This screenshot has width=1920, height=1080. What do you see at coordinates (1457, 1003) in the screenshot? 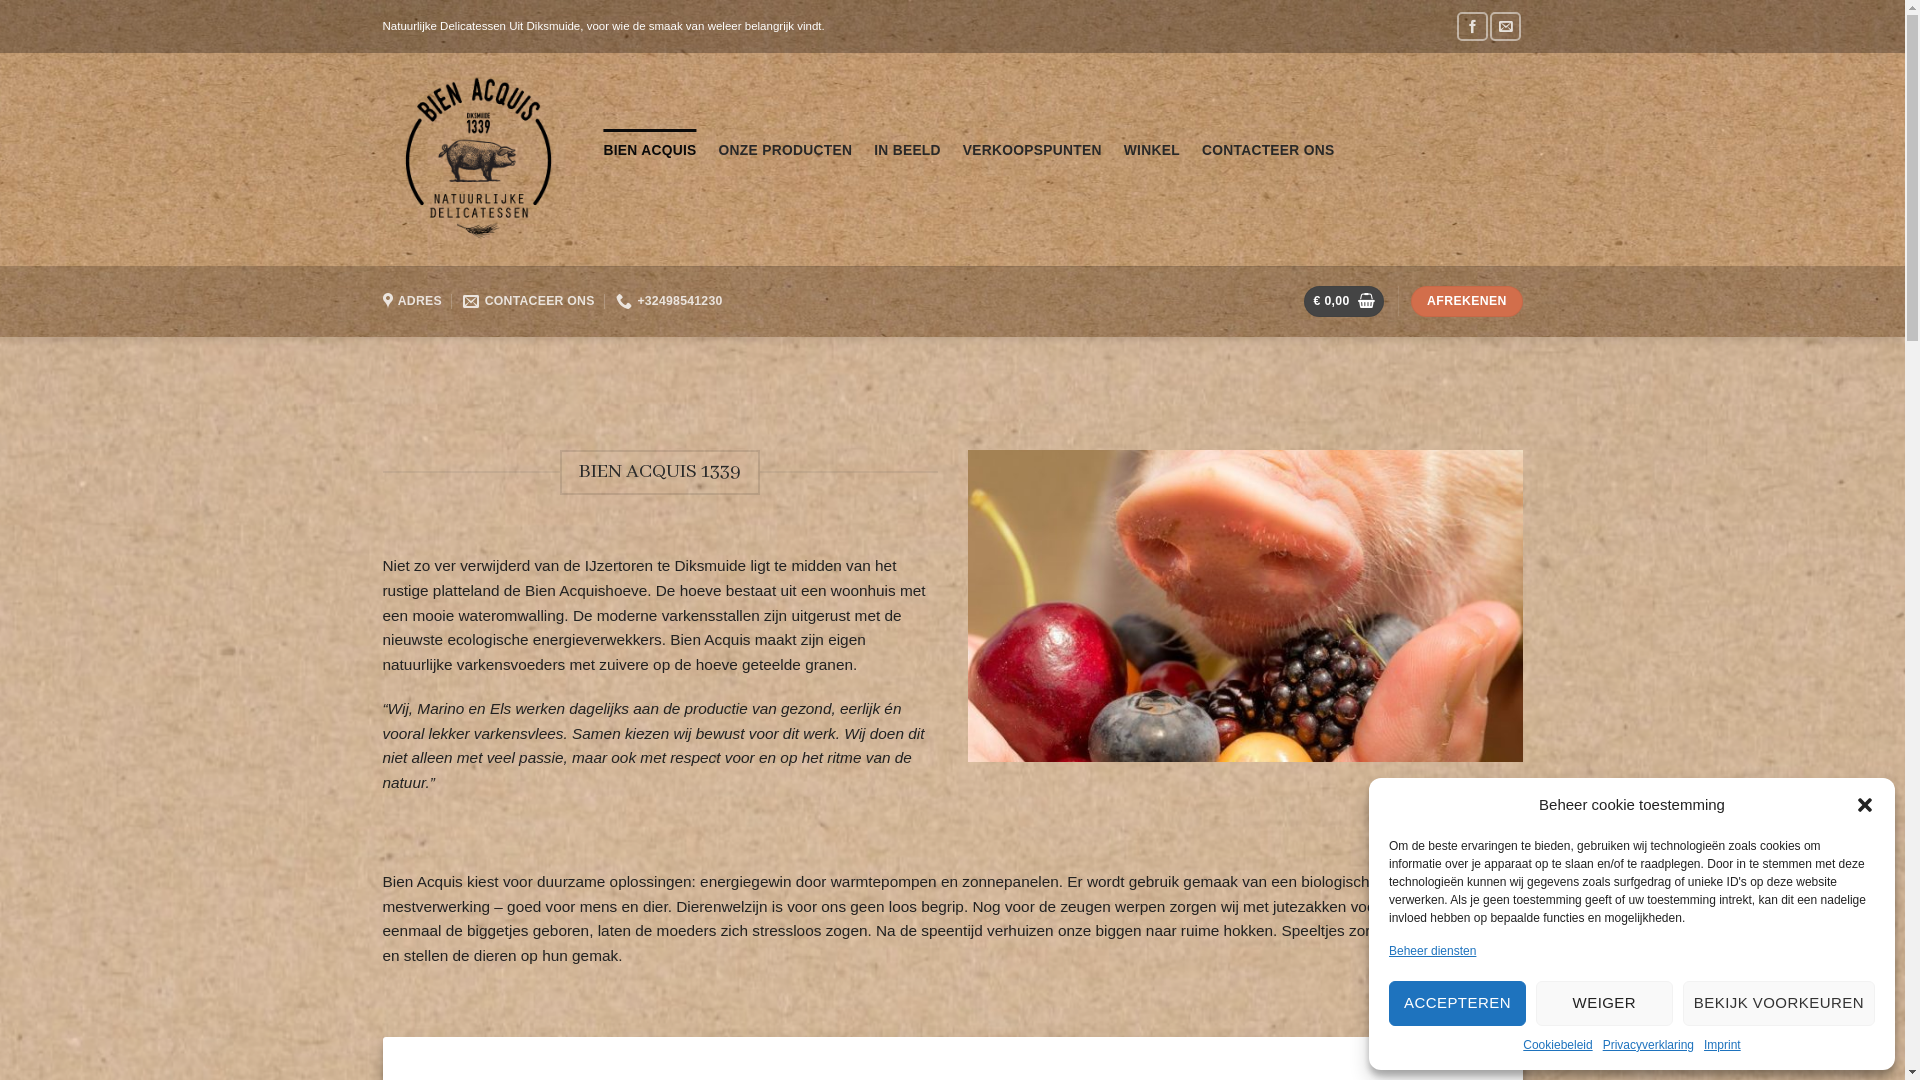
I see `'ACCEPTEREN'` at bounding box center [1457, 1003].